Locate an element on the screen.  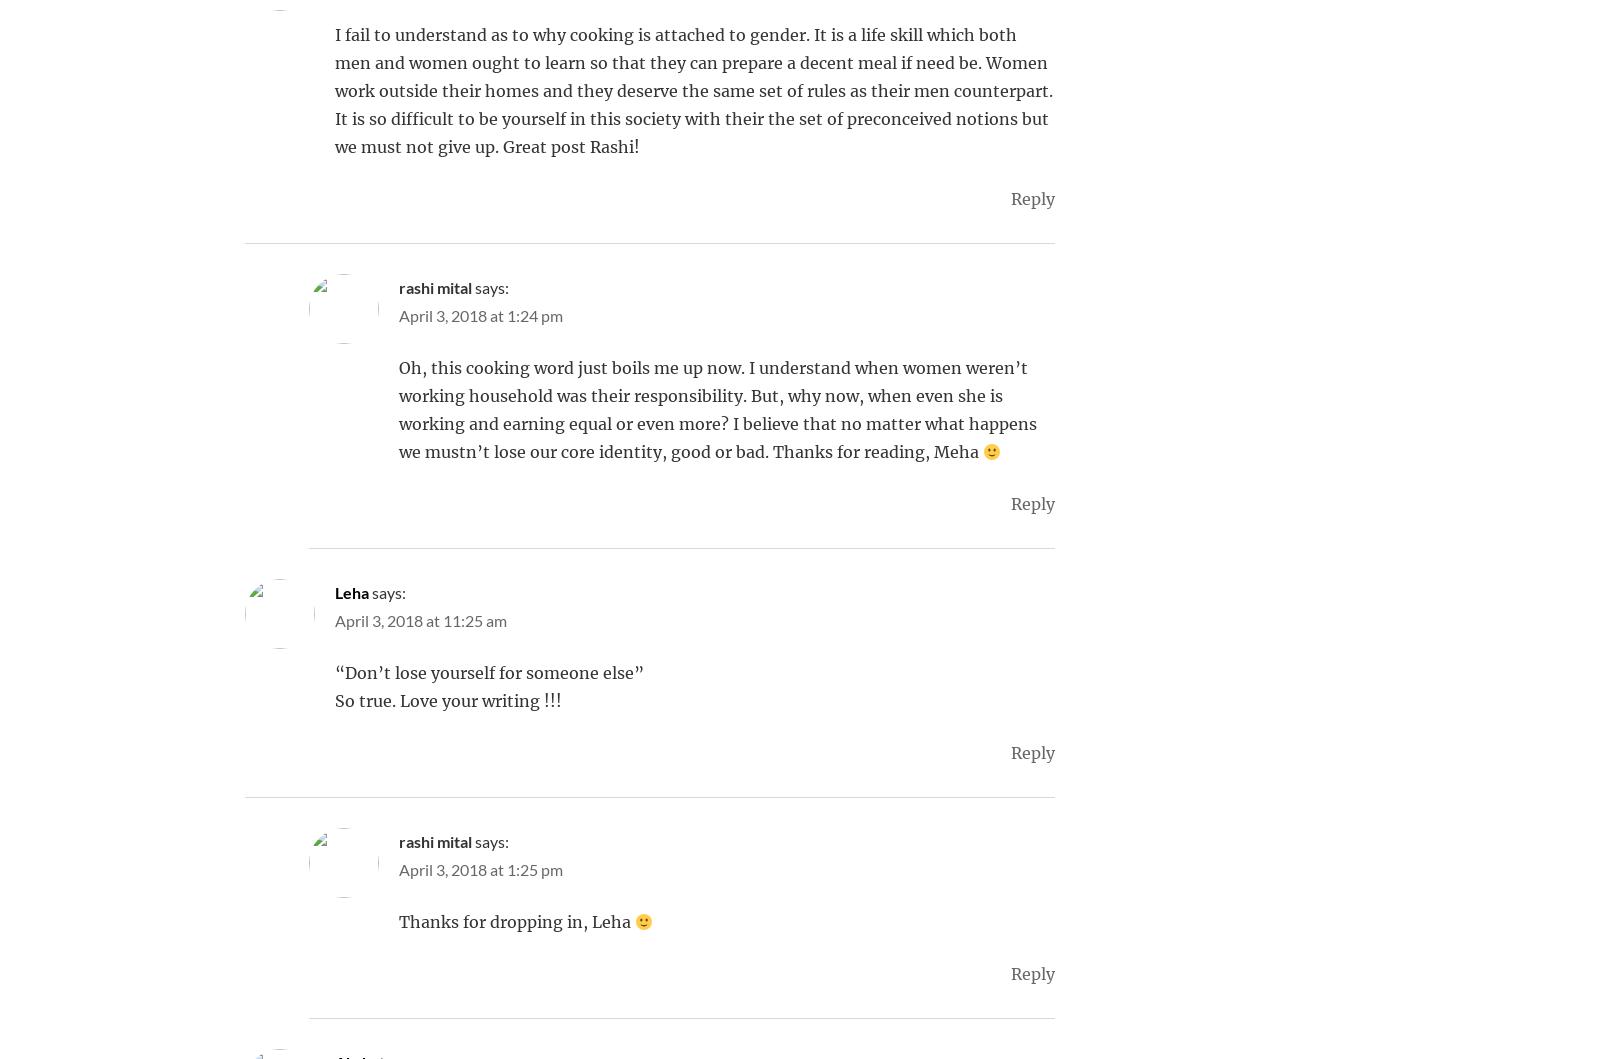
'I fail to understand as to why cooking is attached to gender. It is a life skill which both men and women ought to learn so that they can prepare a decent meal if need be. Women work outside their homes and they deserve the same set of rules as their men counterpart. It is so difficult to be yourself in this society with their the set of preconceived notions but we must not give up. Great post Rashi!' is located at coordinates (335, 90).